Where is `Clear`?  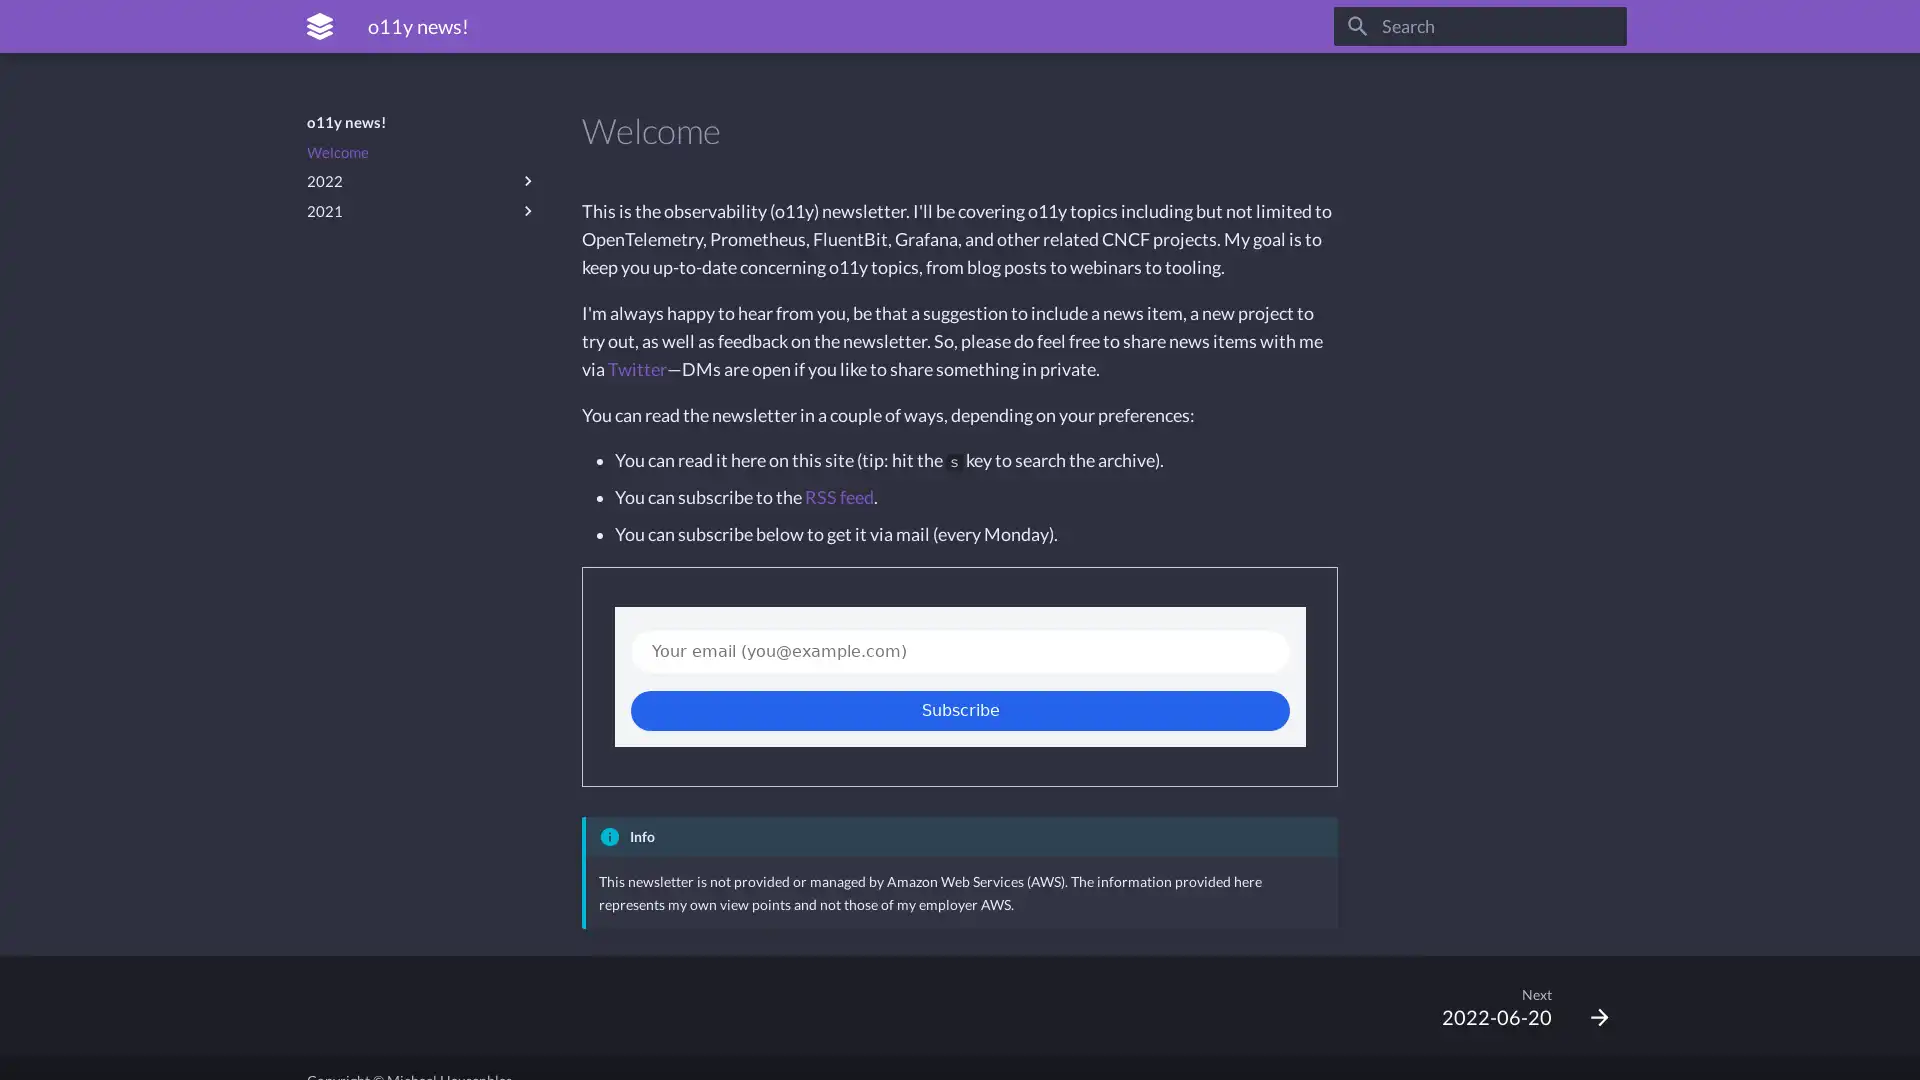 Clear is located at coordinates (1602, 26).